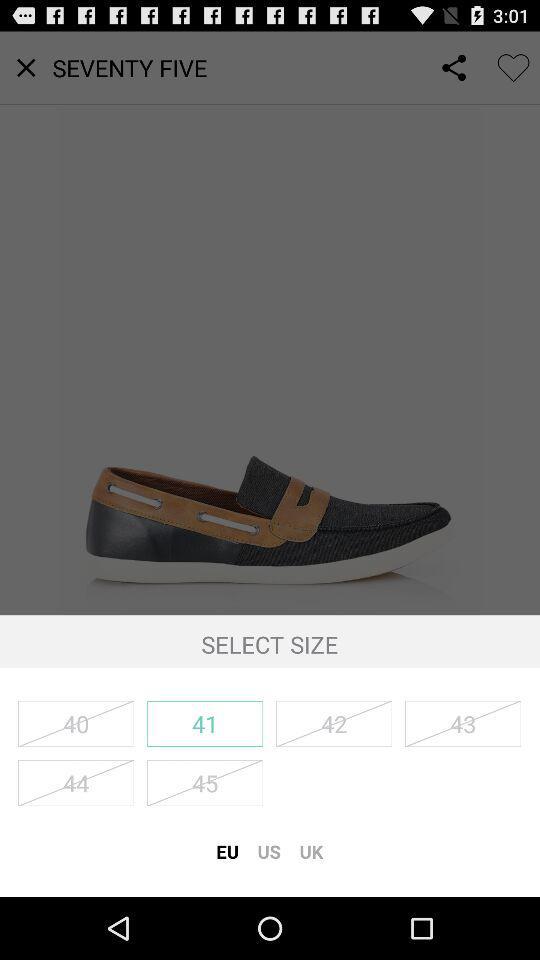  Describe the element at coordinates (226, 850) in the screenshot. I see `icon next to us icon` at that location.